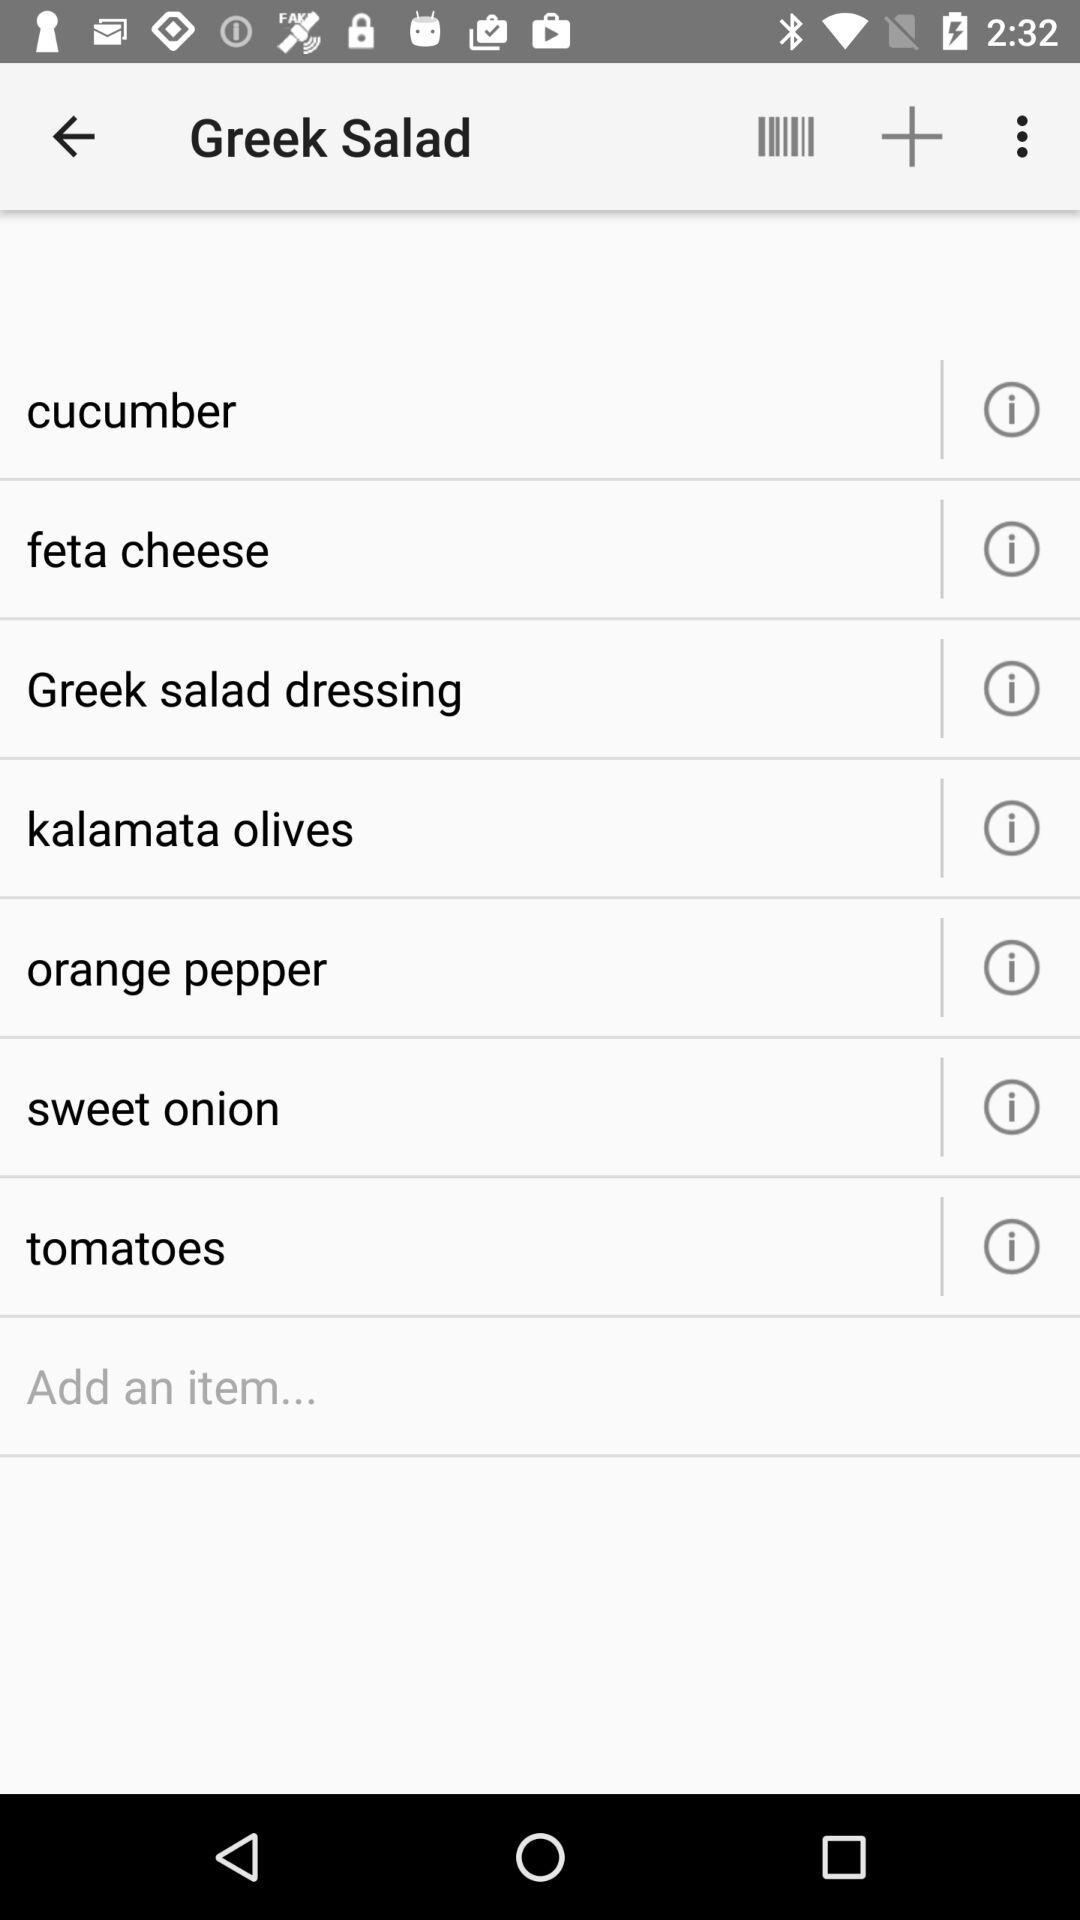  Describe the element at coordinates (785, 135) in the screenshot. I see `icon above the cucumber icon` at that location.